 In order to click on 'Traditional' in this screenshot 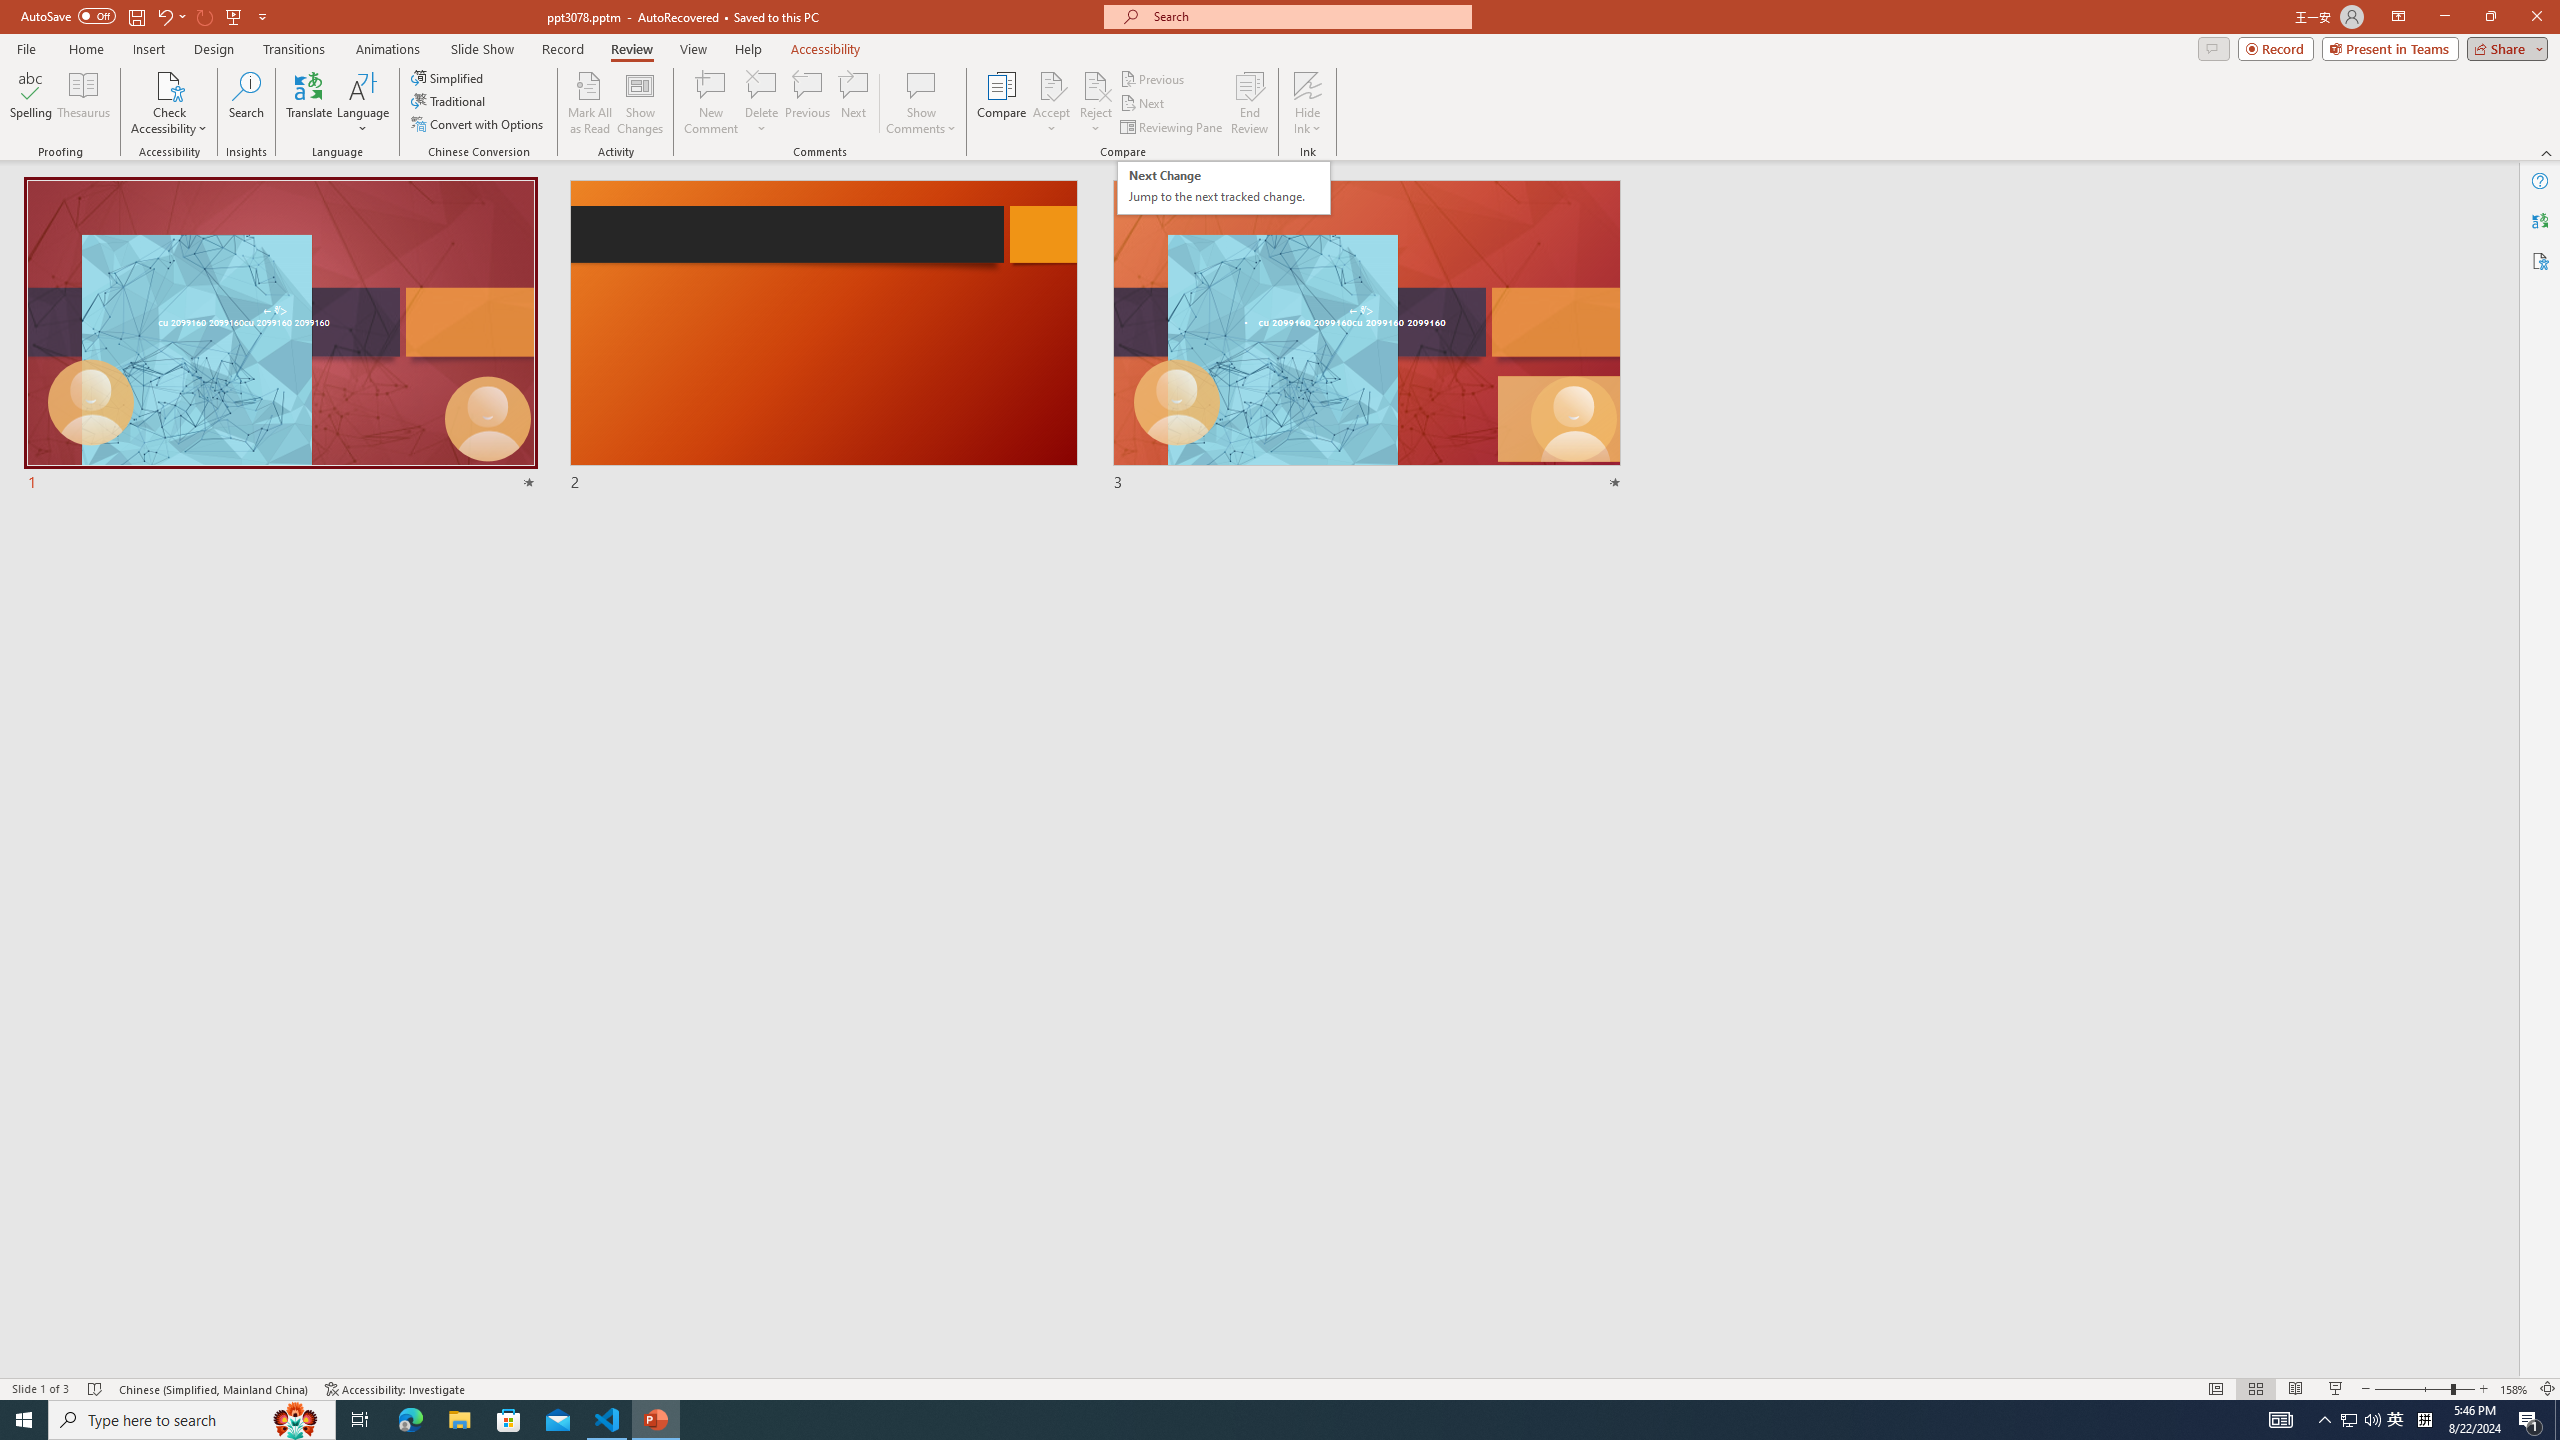, I will do `click(448, 99)`.